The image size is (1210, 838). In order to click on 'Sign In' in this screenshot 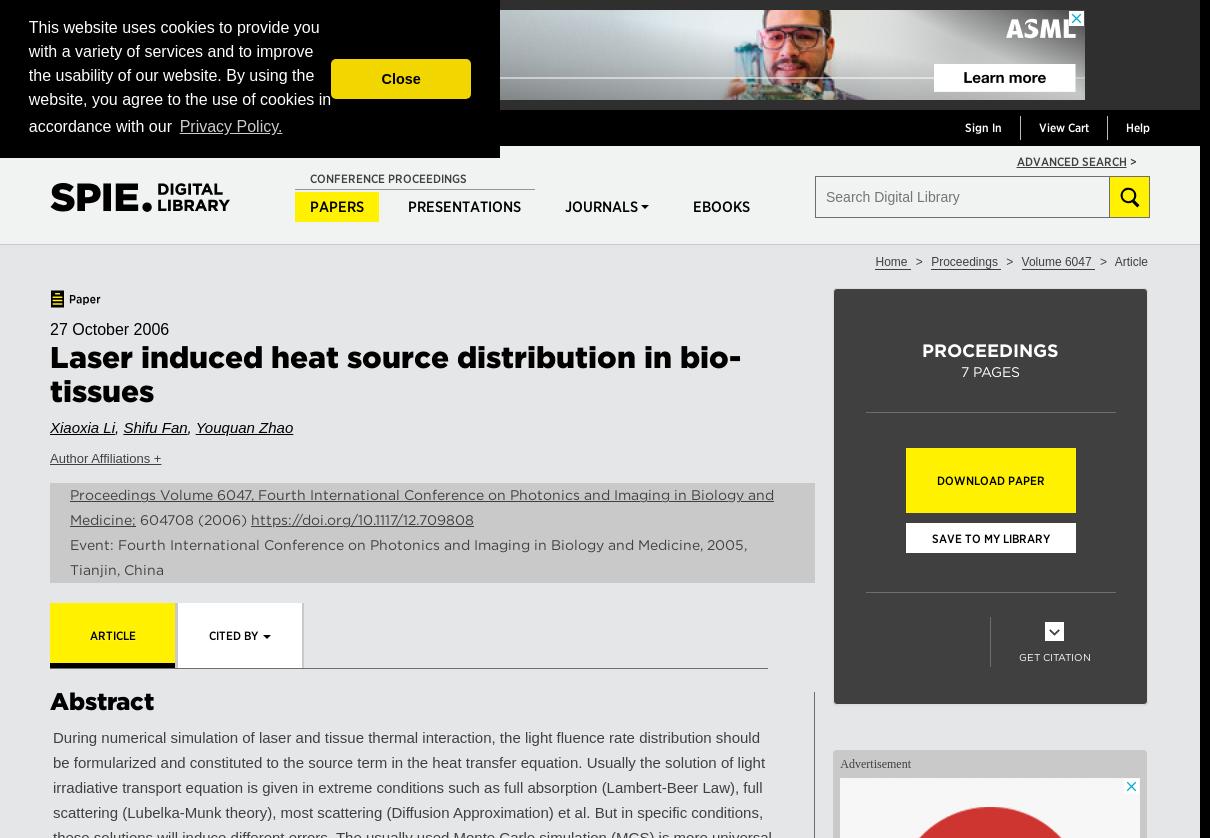, I will do `click(983, 127)`.